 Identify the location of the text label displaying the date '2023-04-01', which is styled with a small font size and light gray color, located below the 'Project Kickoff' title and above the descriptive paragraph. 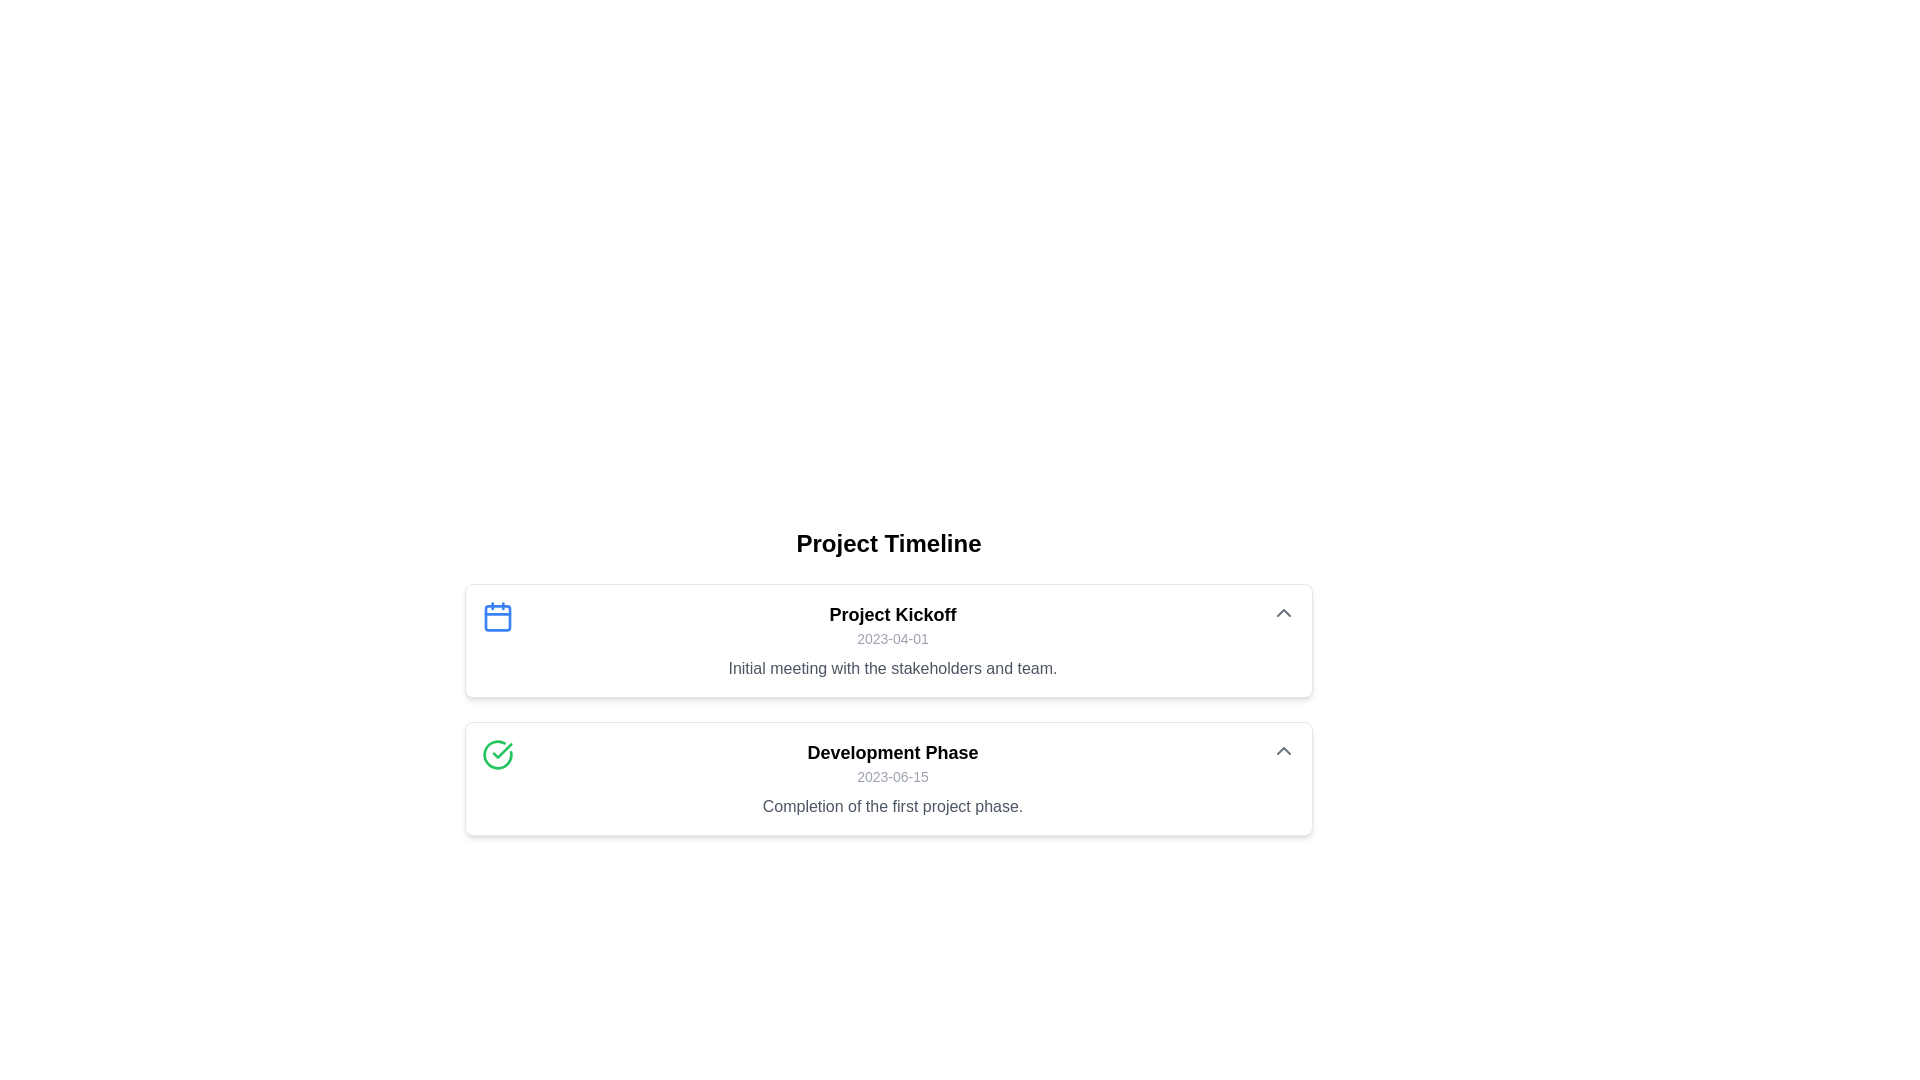
(891, 639).